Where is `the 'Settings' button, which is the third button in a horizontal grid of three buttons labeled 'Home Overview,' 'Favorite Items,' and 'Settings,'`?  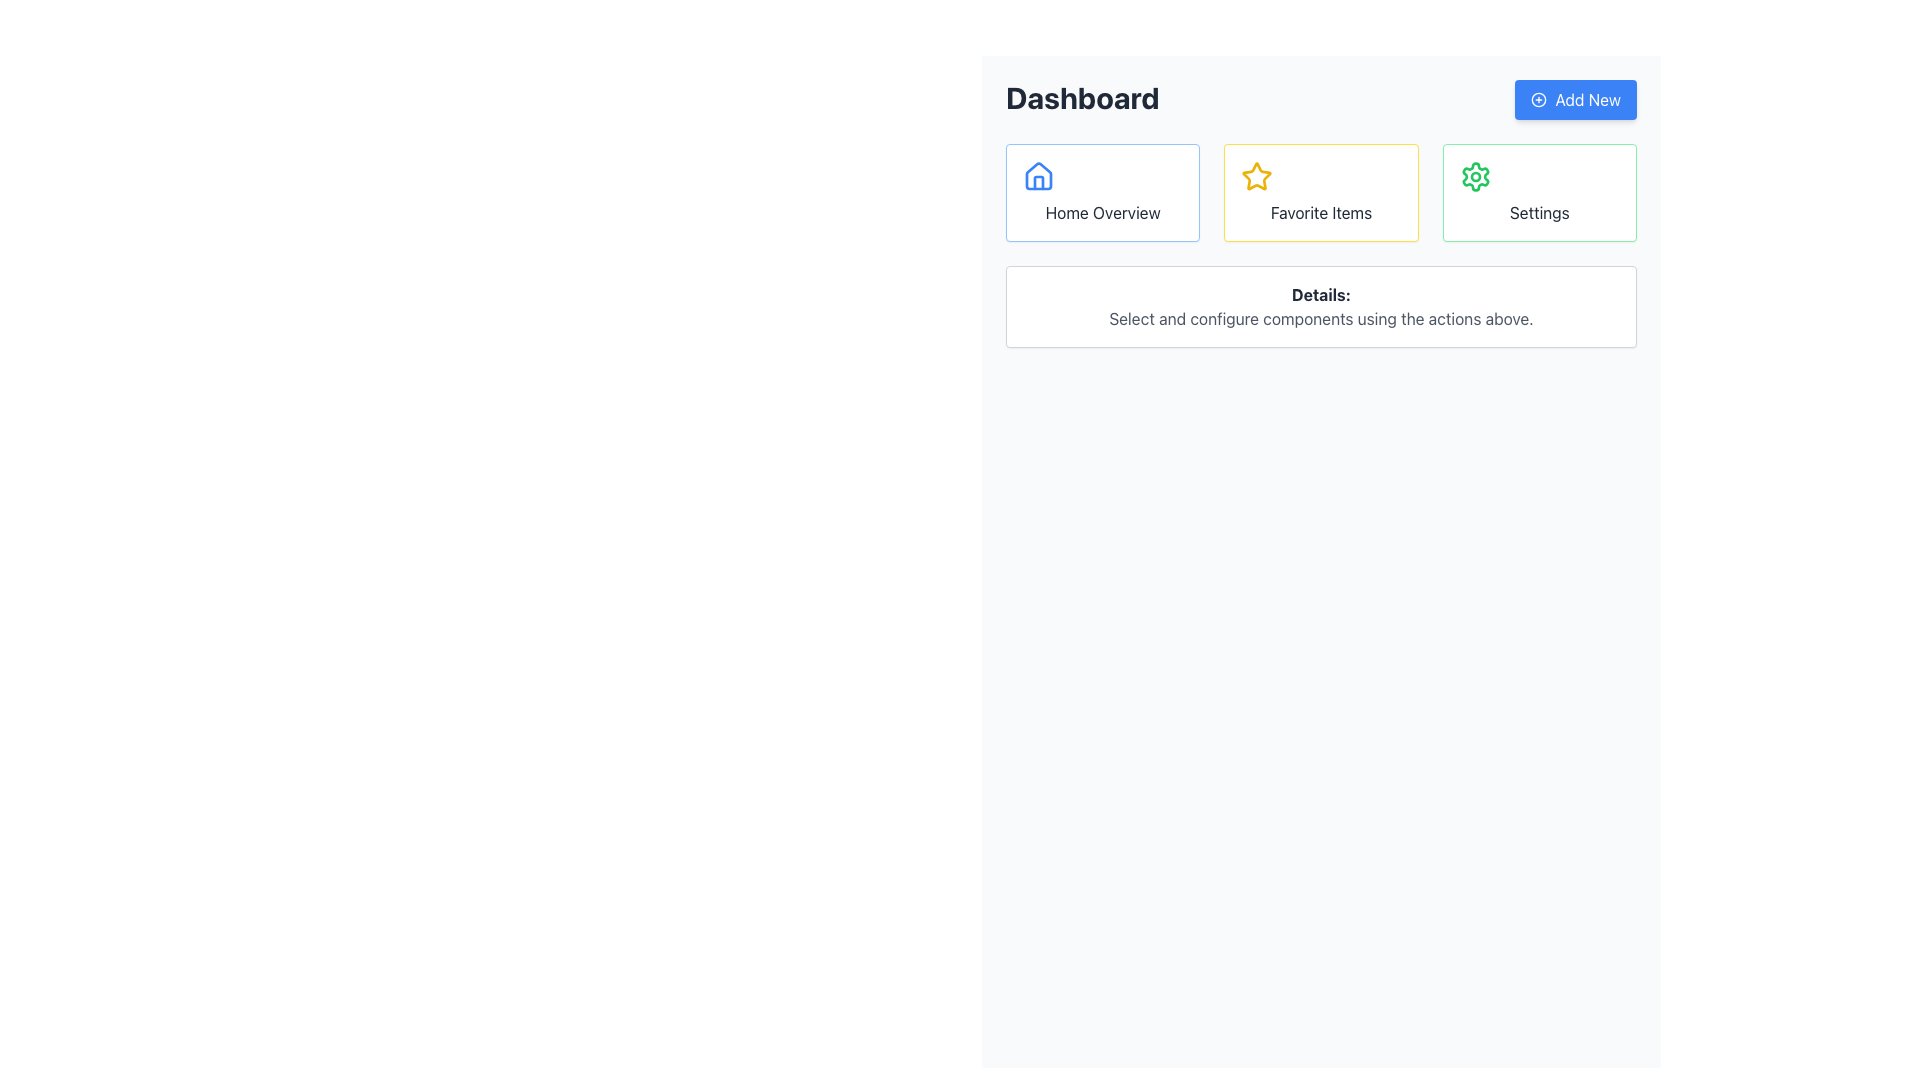 the 'Settings' button, which is the third button in a horizontal grid of three buttons labeled 'Home Overview,' 'Favorite Items,' and 'Settings,' is located at coordinates (1538, 192).